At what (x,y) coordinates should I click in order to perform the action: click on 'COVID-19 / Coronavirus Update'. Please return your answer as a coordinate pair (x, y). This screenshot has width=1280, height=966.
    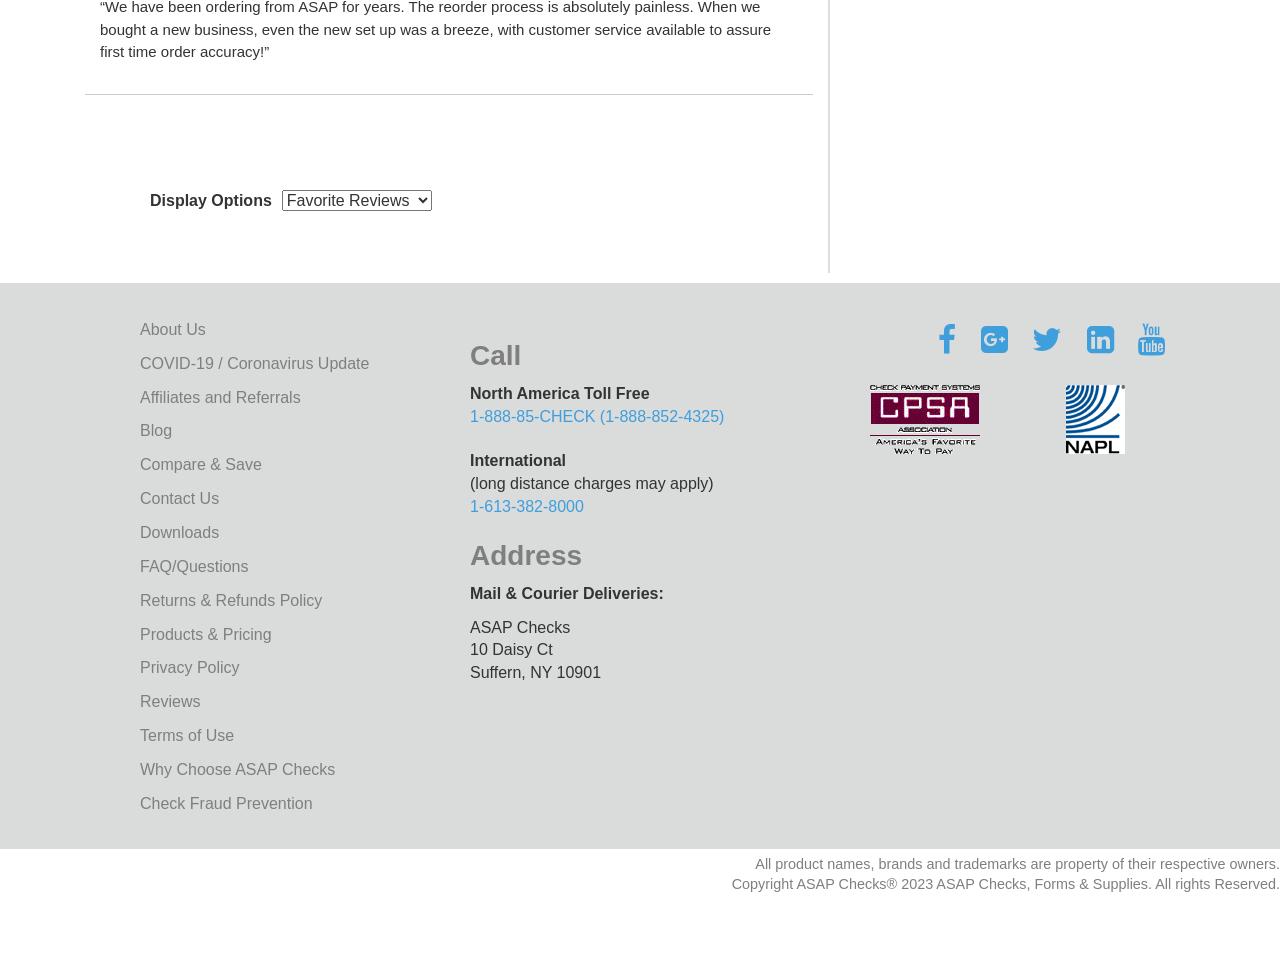
    Looking at the image, I should click on (253, 361).